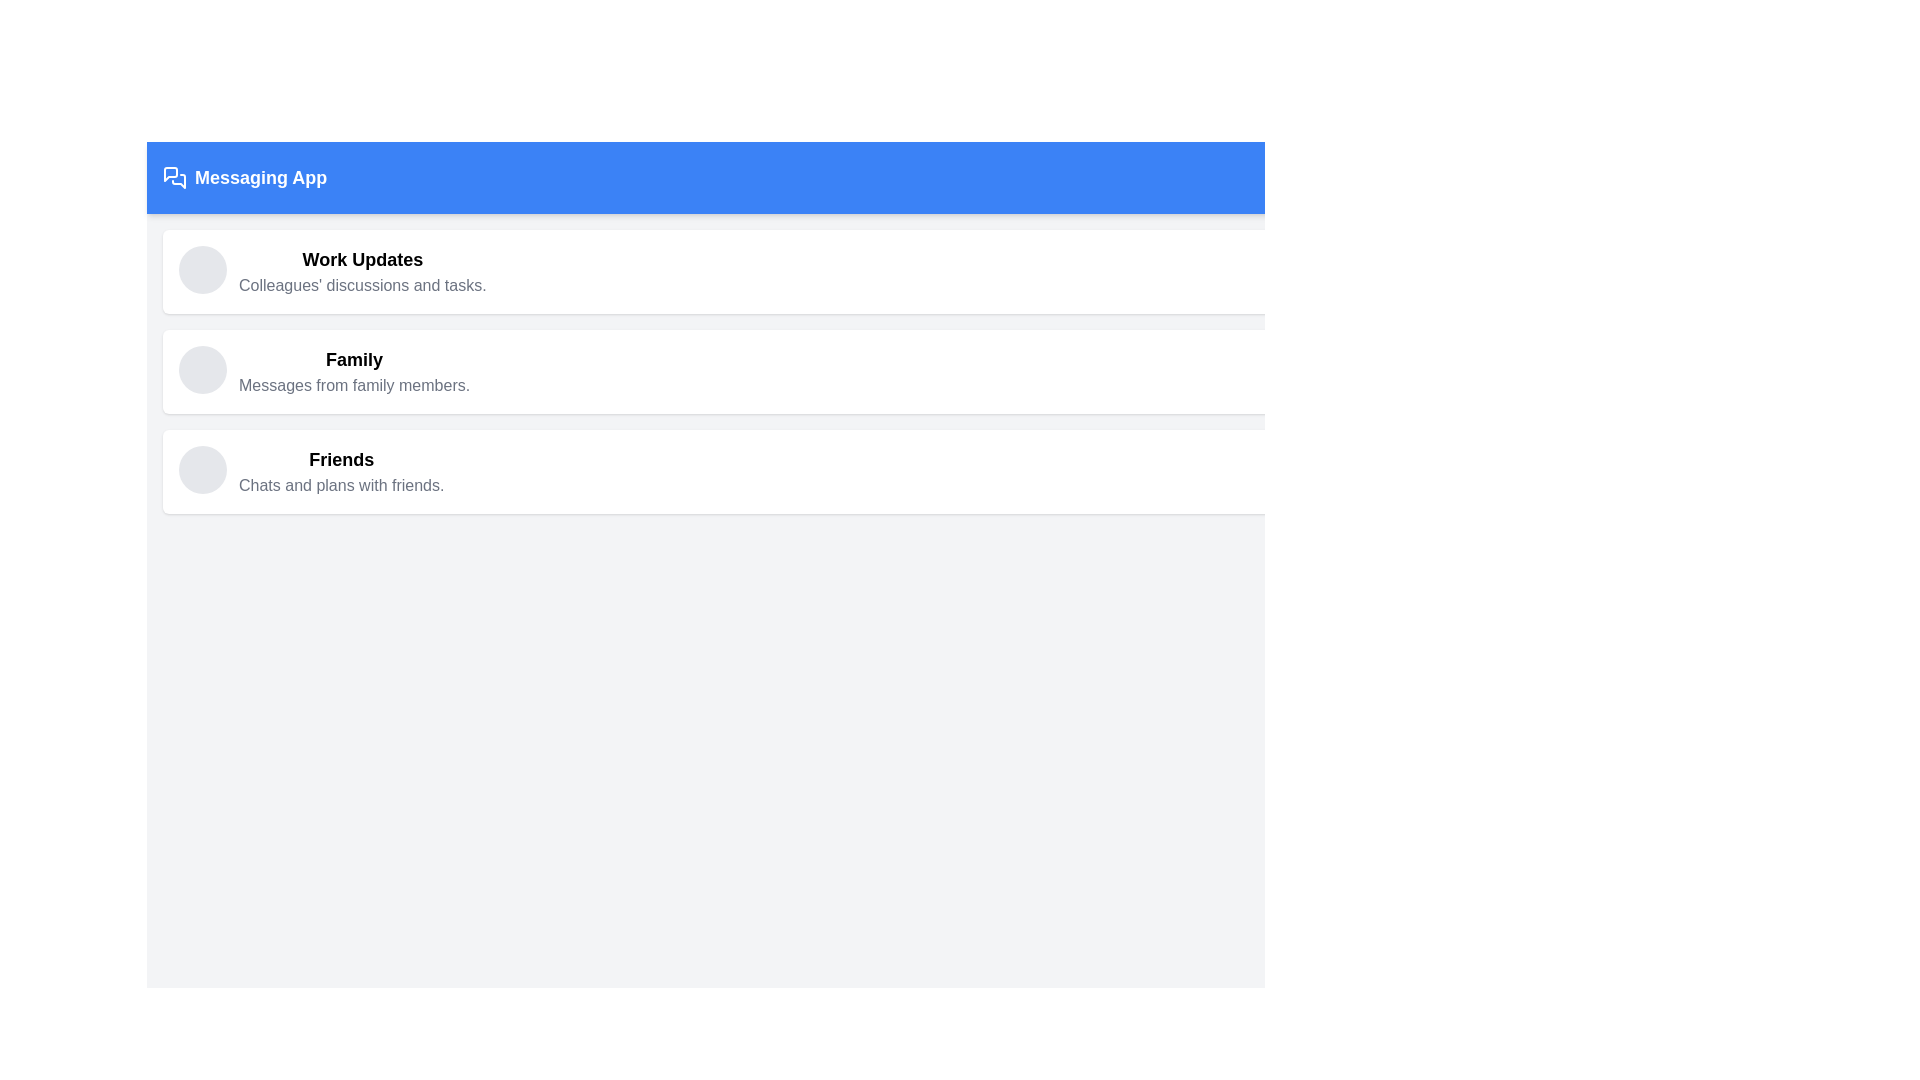 Image resolution: width=1920 pixels, height=1080 pixels. What do you see at coordinates (354, 371) in the screenshot?
I see `the 'Family' text block that provides a category label and description about messages from family members` at bounding box center [354, 371].